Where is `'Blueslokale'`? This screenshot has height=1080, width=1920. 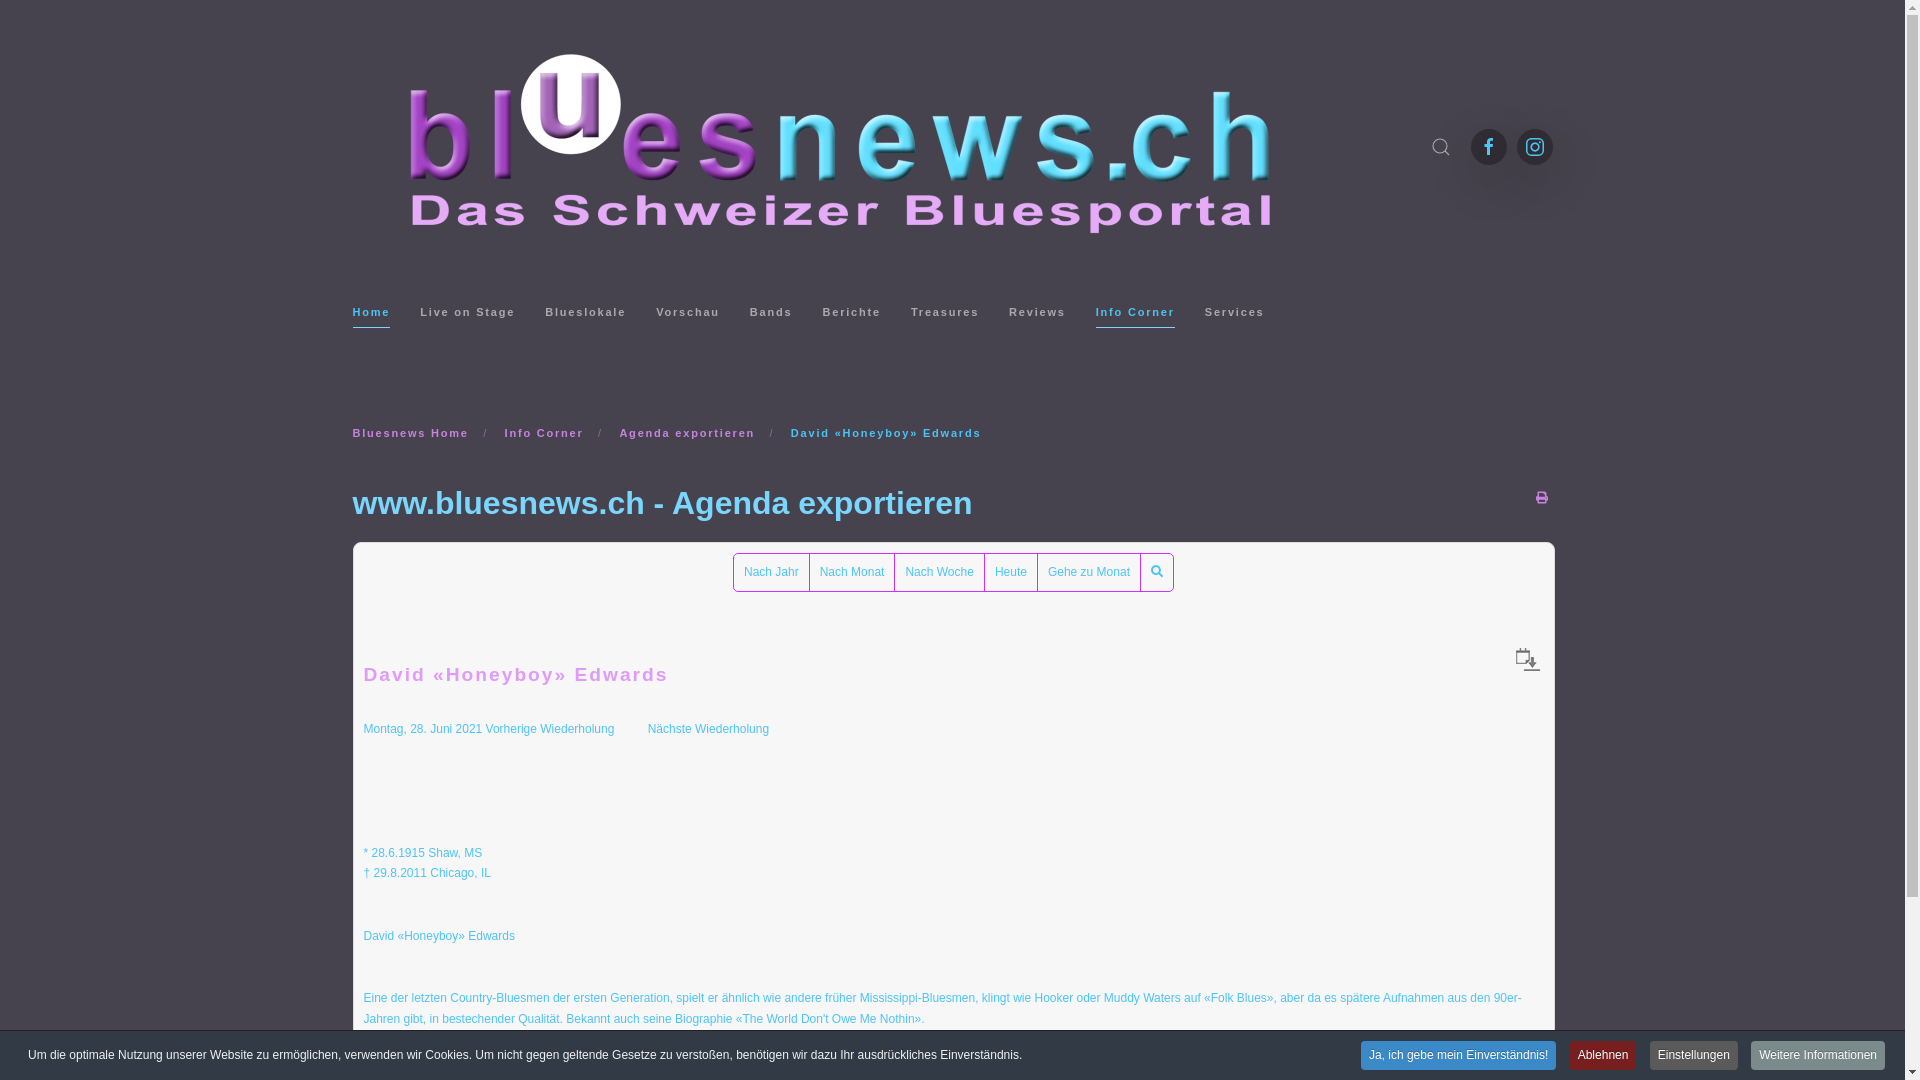 'Blueslokale' is located at coordinates (584, 312).